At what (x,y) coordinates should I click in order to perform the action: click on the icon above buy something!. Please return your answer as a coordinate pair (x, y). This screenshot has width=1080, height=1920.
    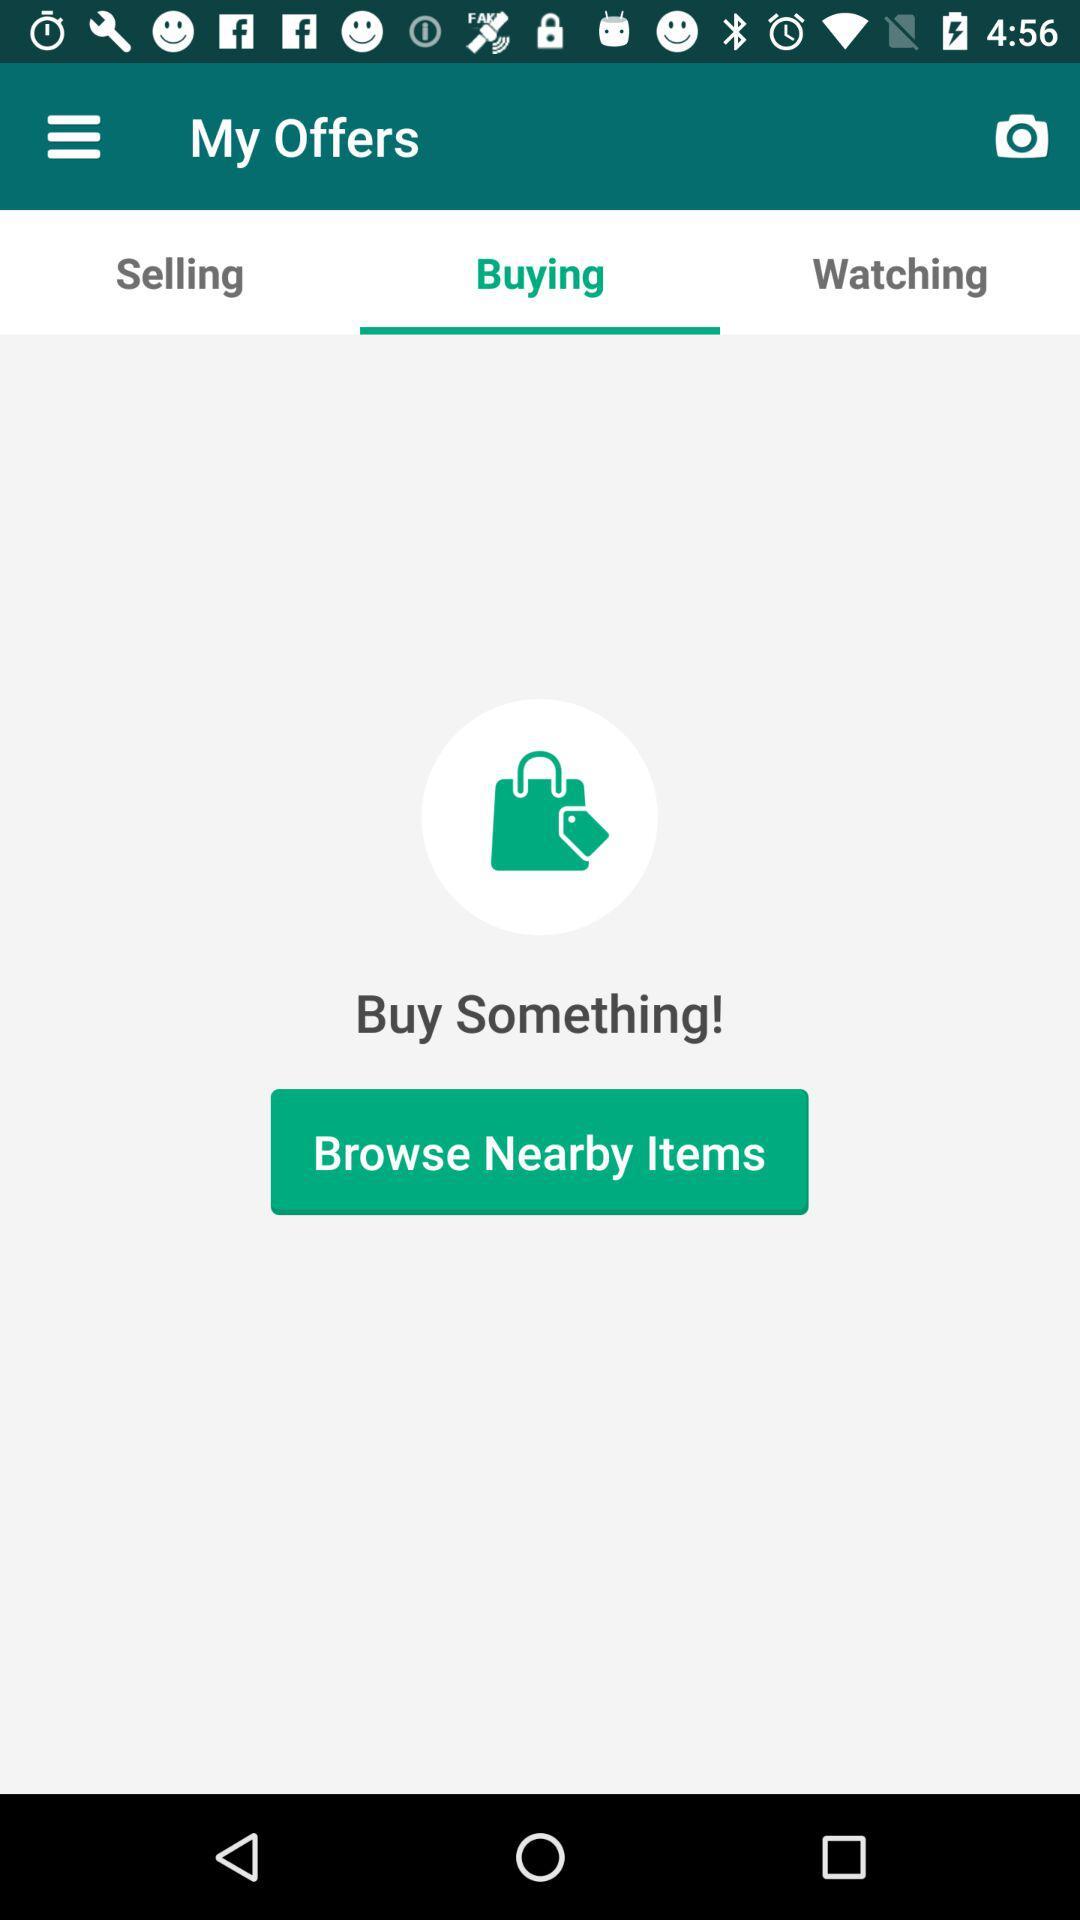
    Looking at the image, I should click on (180, 271).